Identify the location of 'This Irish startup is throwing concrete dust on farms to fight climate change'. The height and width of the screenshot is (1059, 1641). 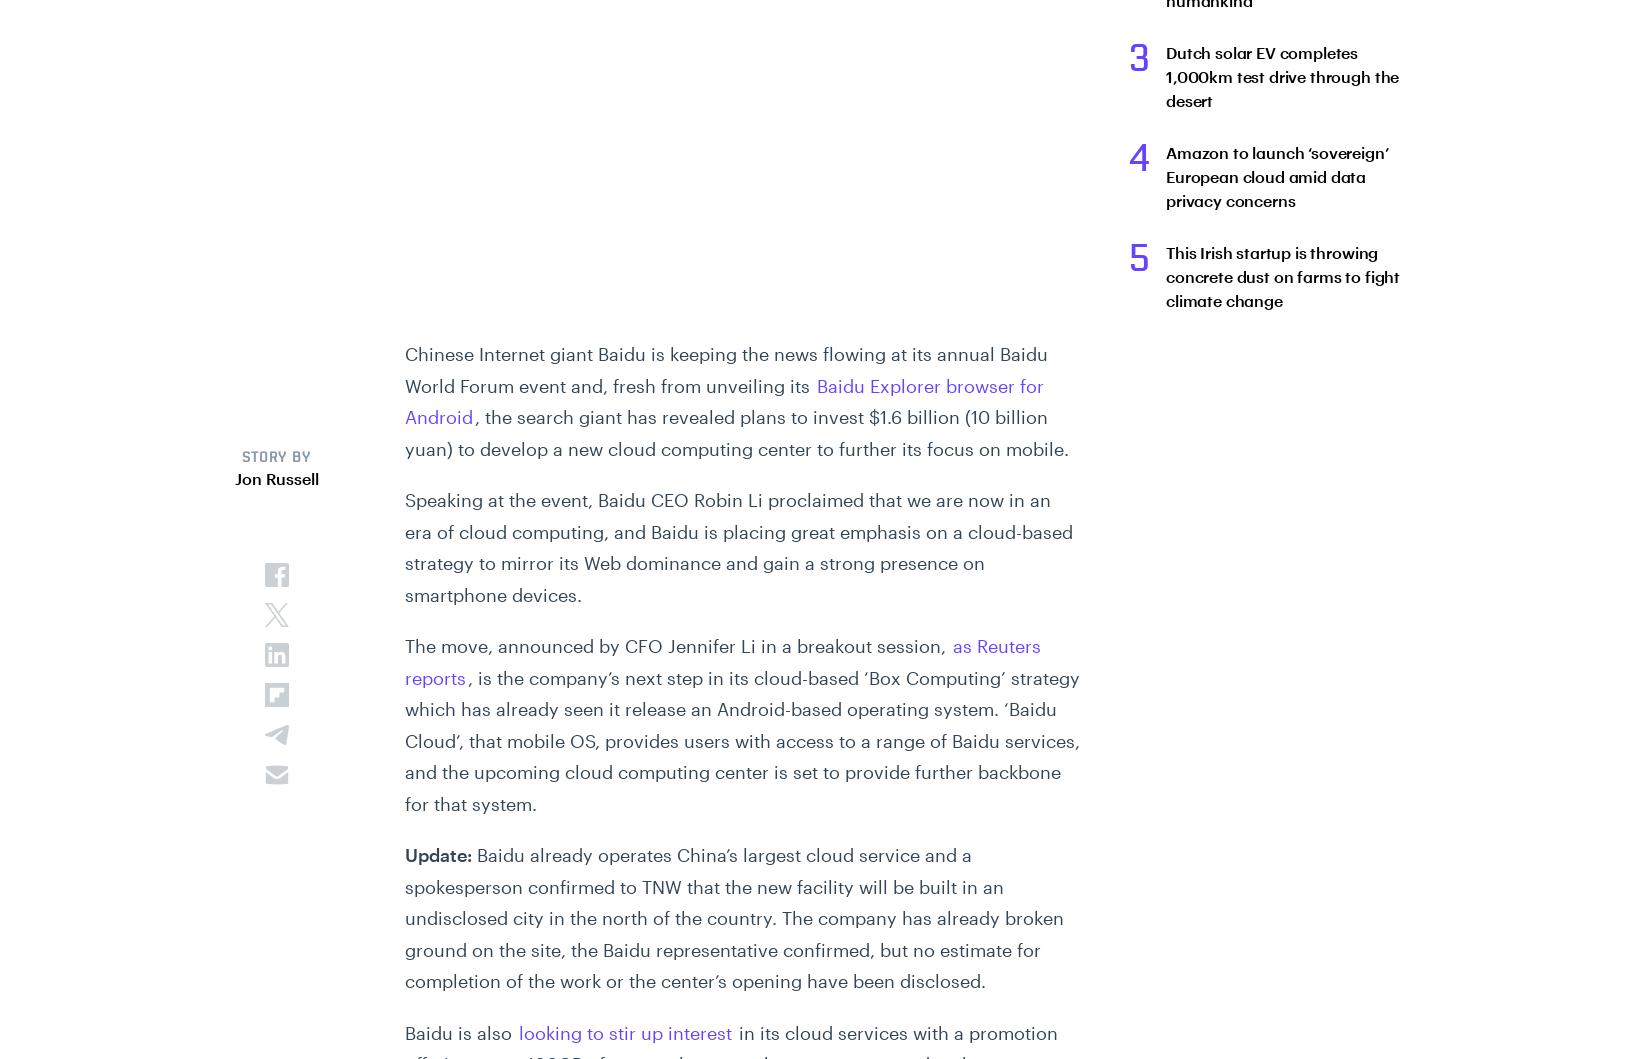
(1280, 276).